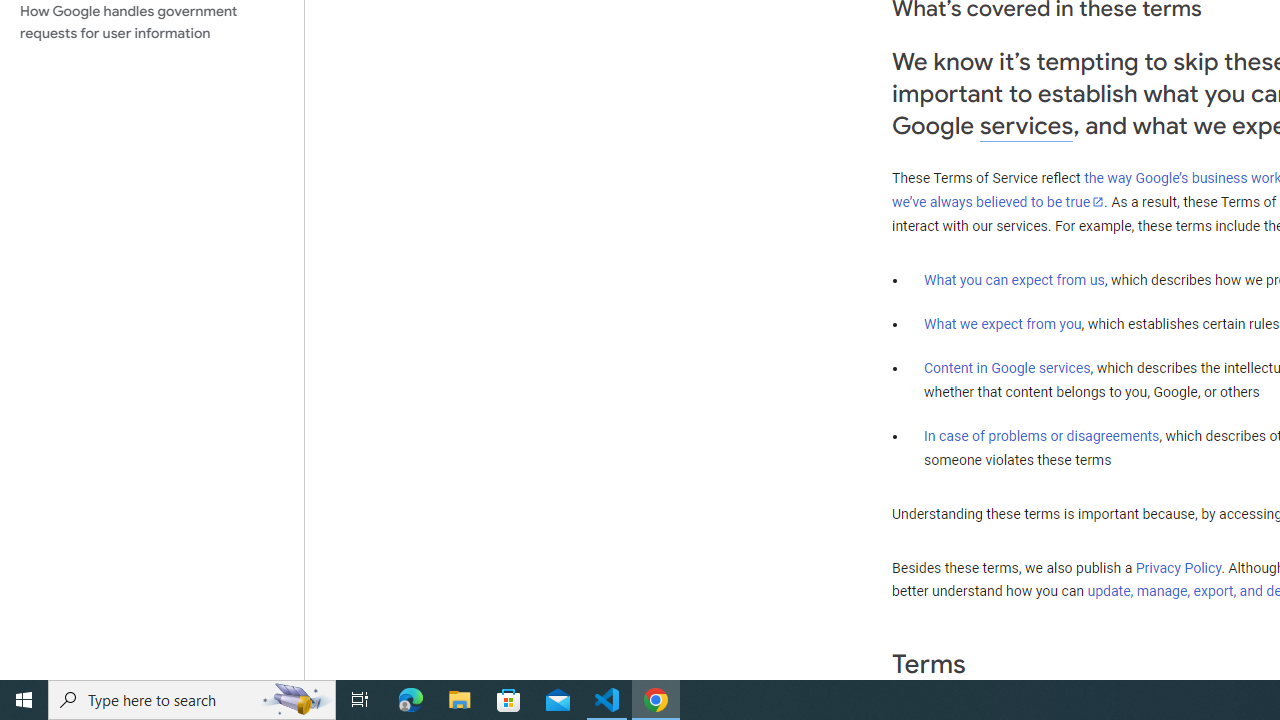  Describe the element at coordinates (1026, 125) in the screenshot. I see `'services'` at that location.